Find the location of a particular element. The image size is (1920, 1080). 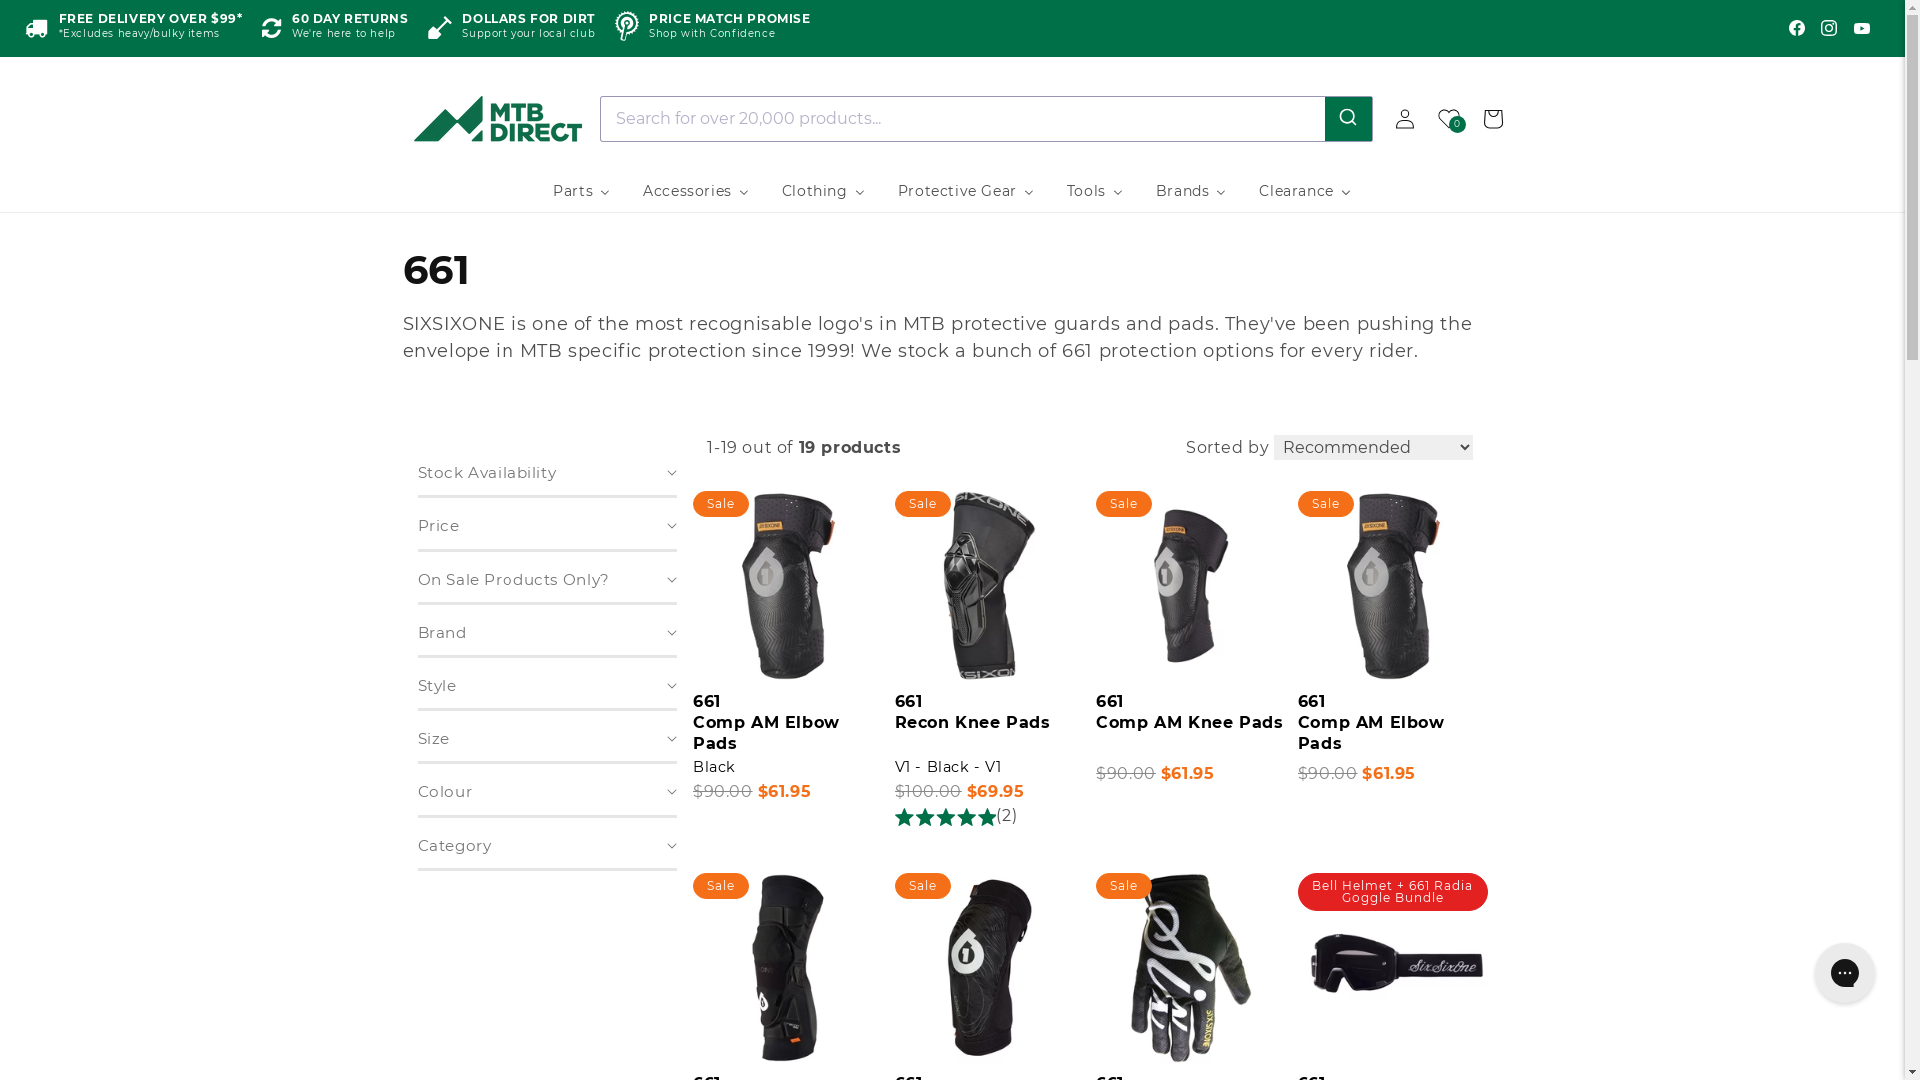

'Clearance' is located at coordinates (1305, 191).